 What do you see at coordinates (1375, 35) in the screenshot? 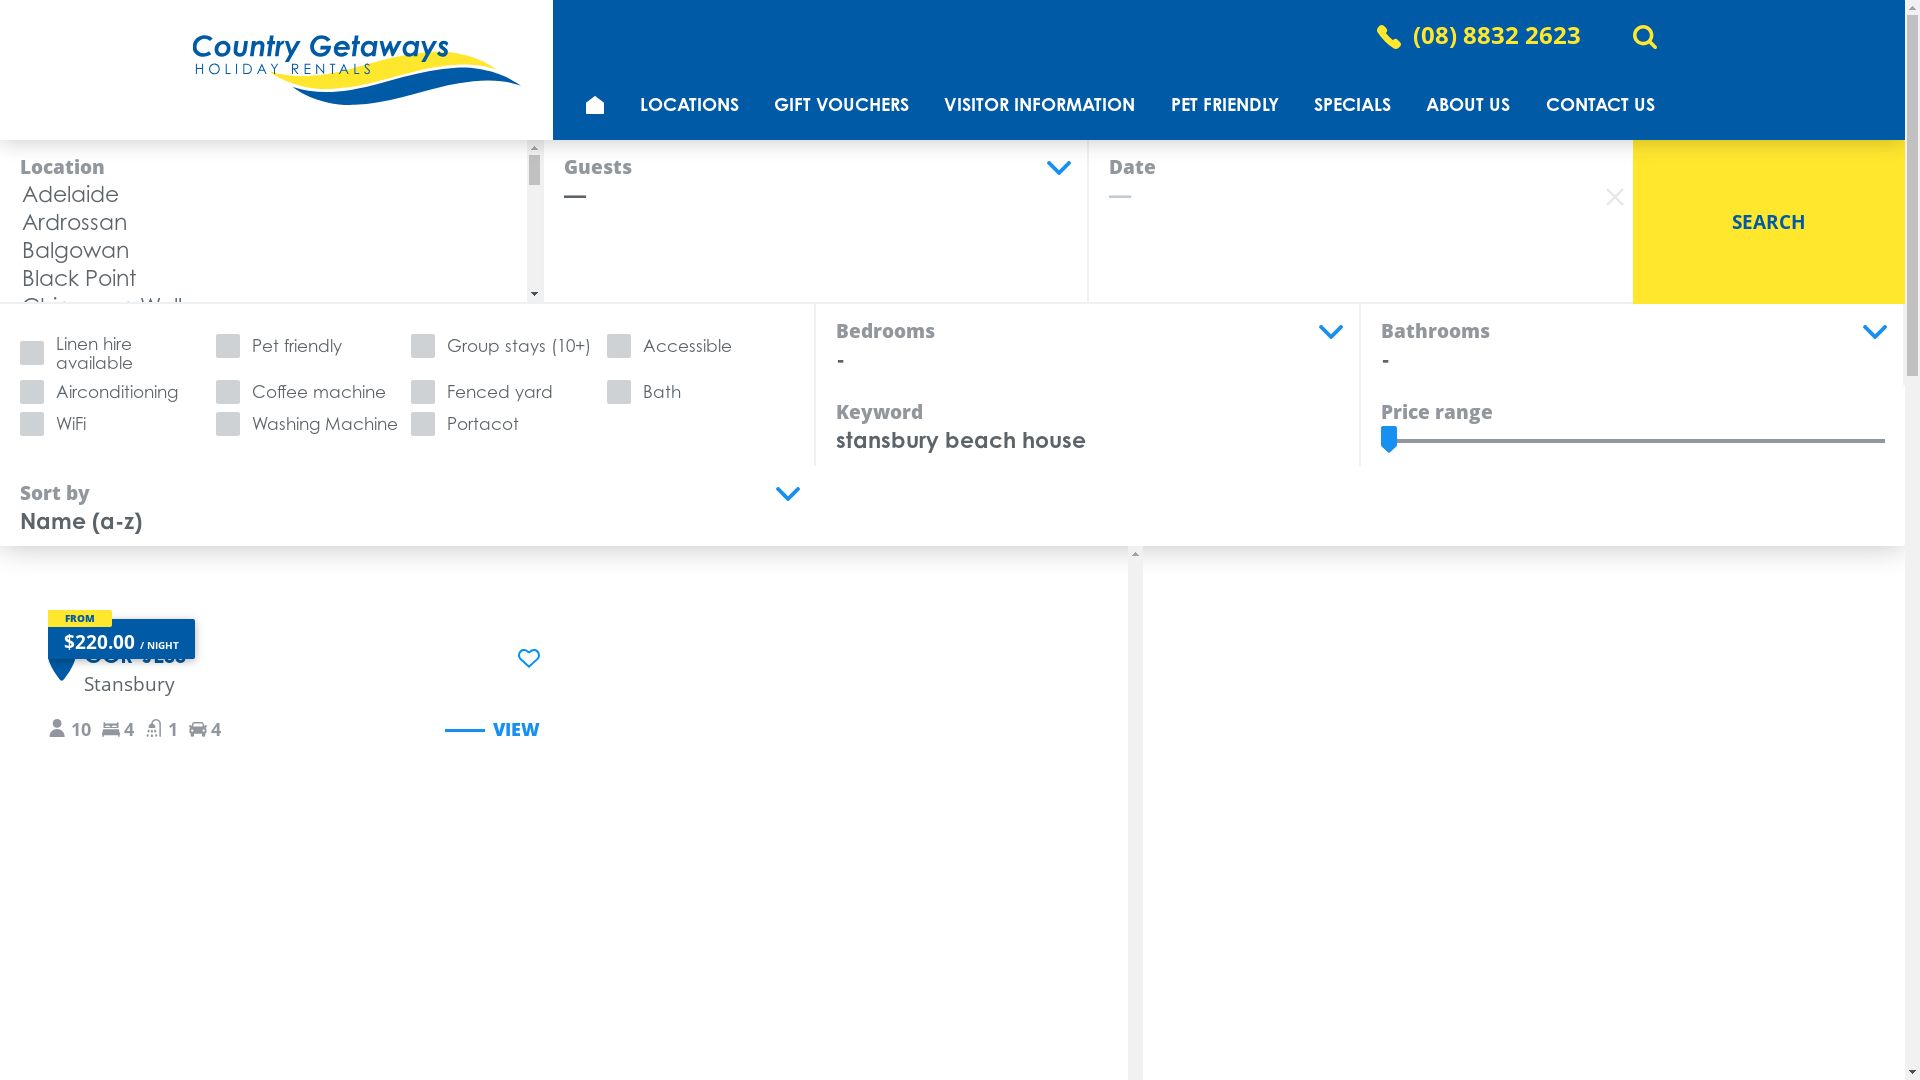
I see `'(08) 8832 2623'` at bounding box center [1375, 35].